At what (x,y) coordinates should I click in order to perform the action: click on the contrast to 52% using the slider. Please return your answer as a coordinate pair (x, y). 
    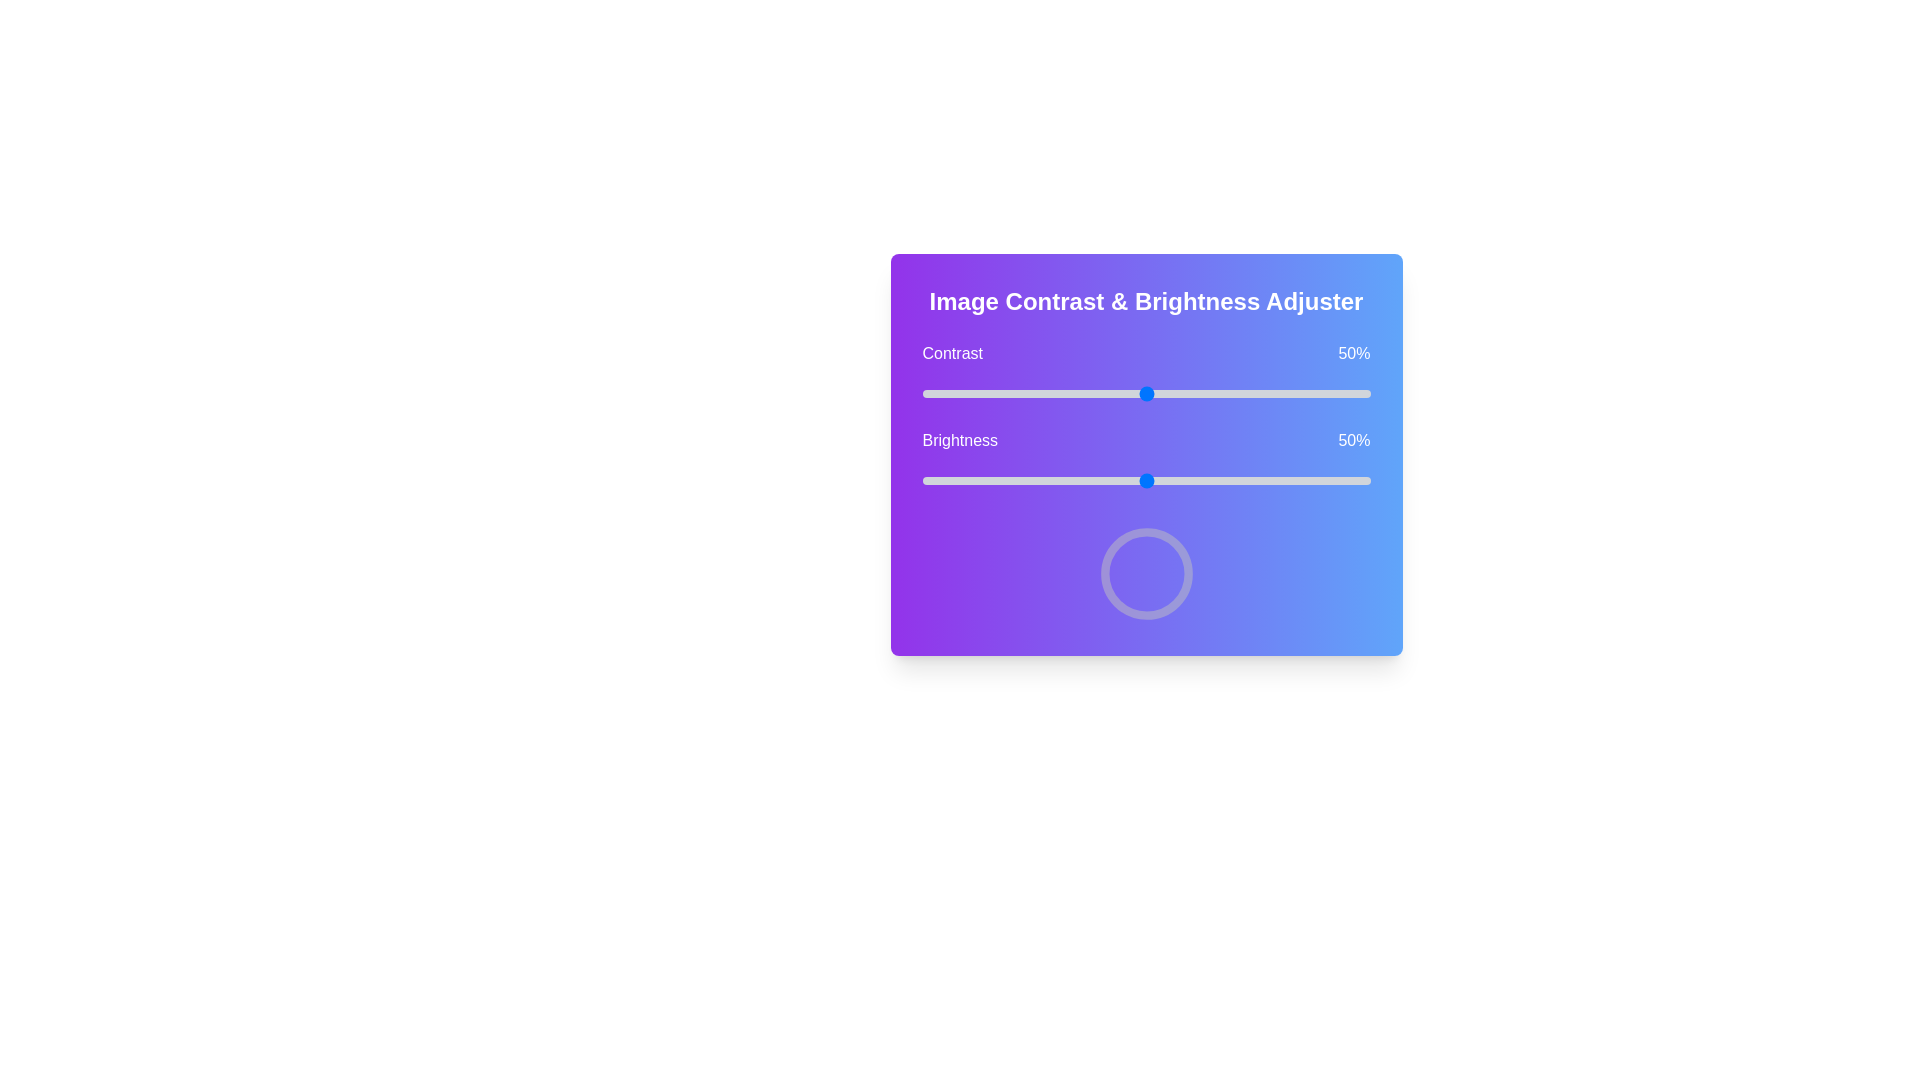
    Looking at the image, I should click on (1155, 393).